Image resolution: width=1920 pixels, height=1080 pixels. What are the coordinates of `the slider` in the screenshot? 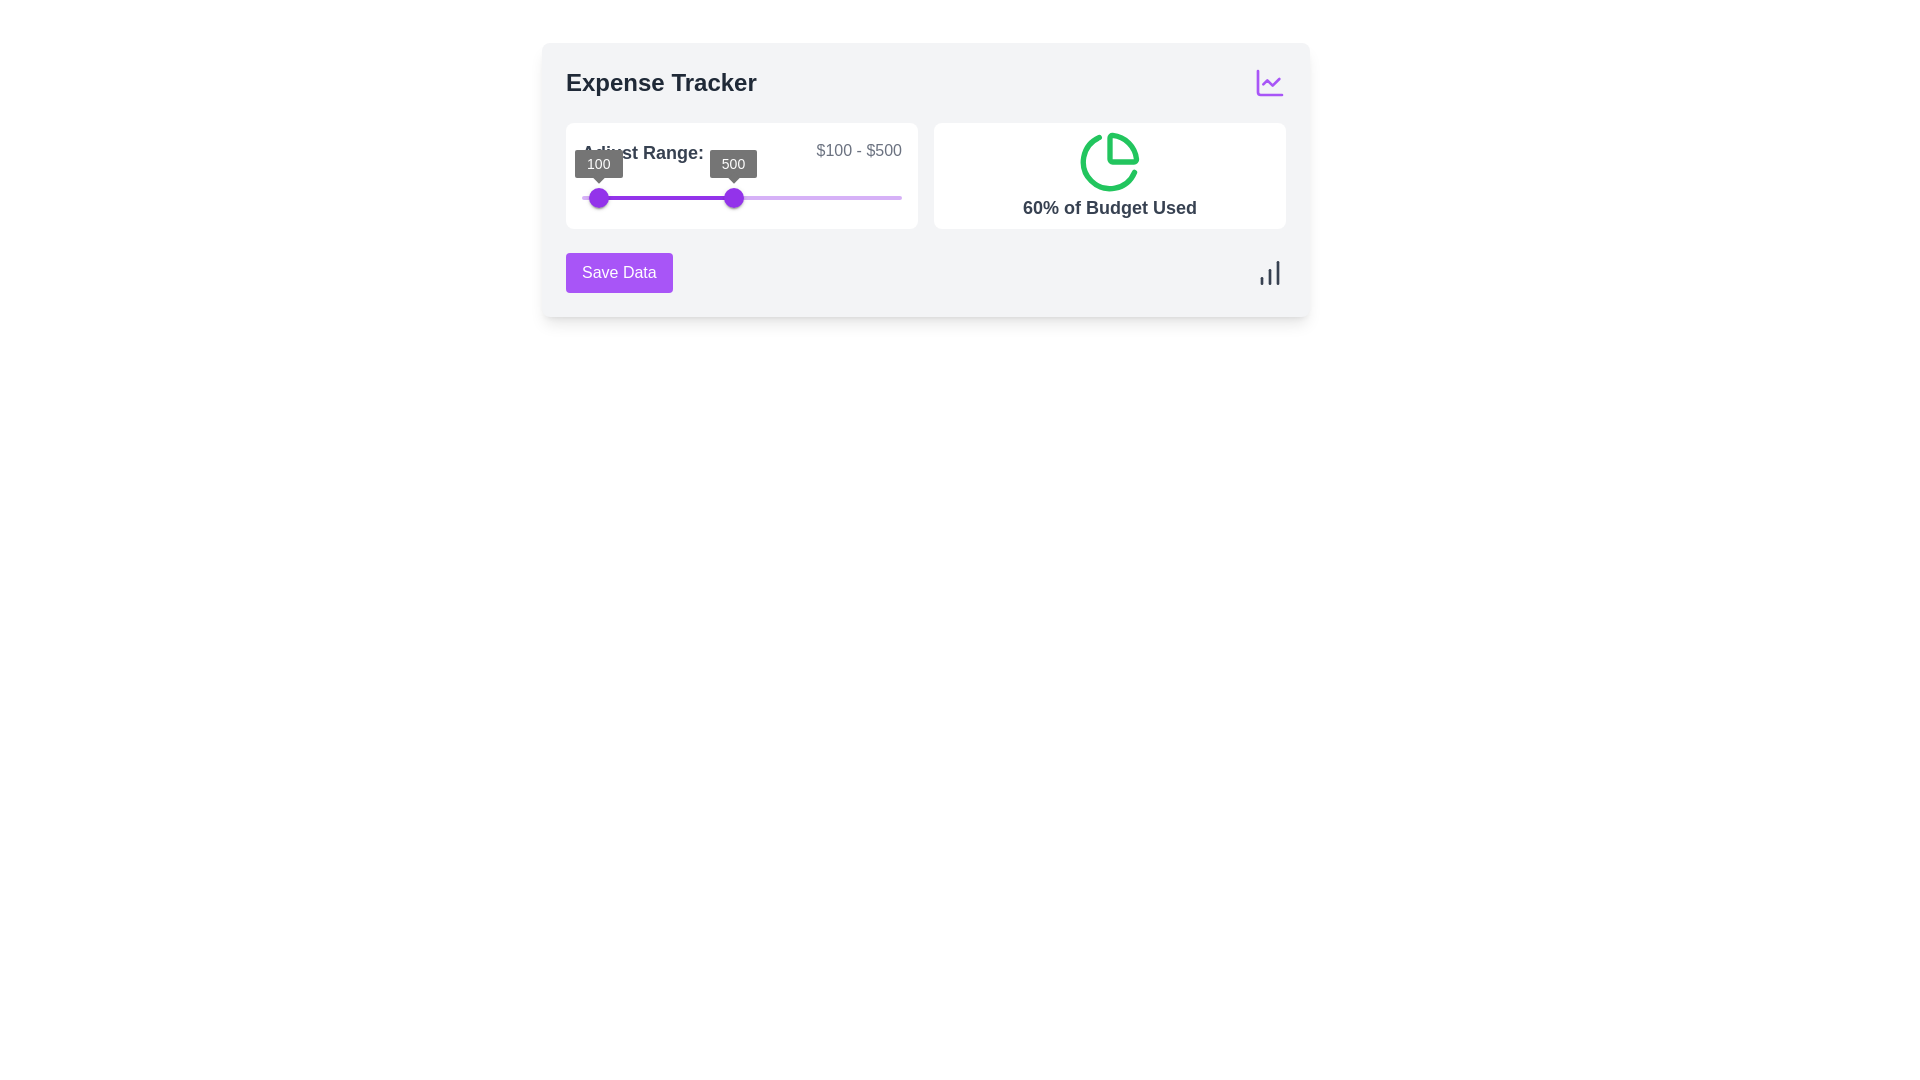 It's located at (651, 197).